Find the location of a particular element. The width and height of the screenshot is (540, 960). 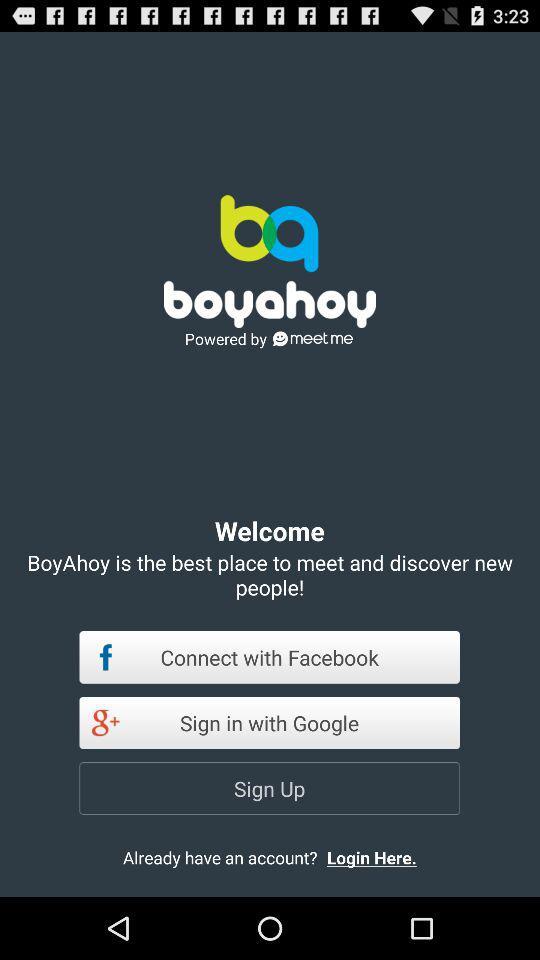

connect with facebook app is located at coordinates (269, 656).